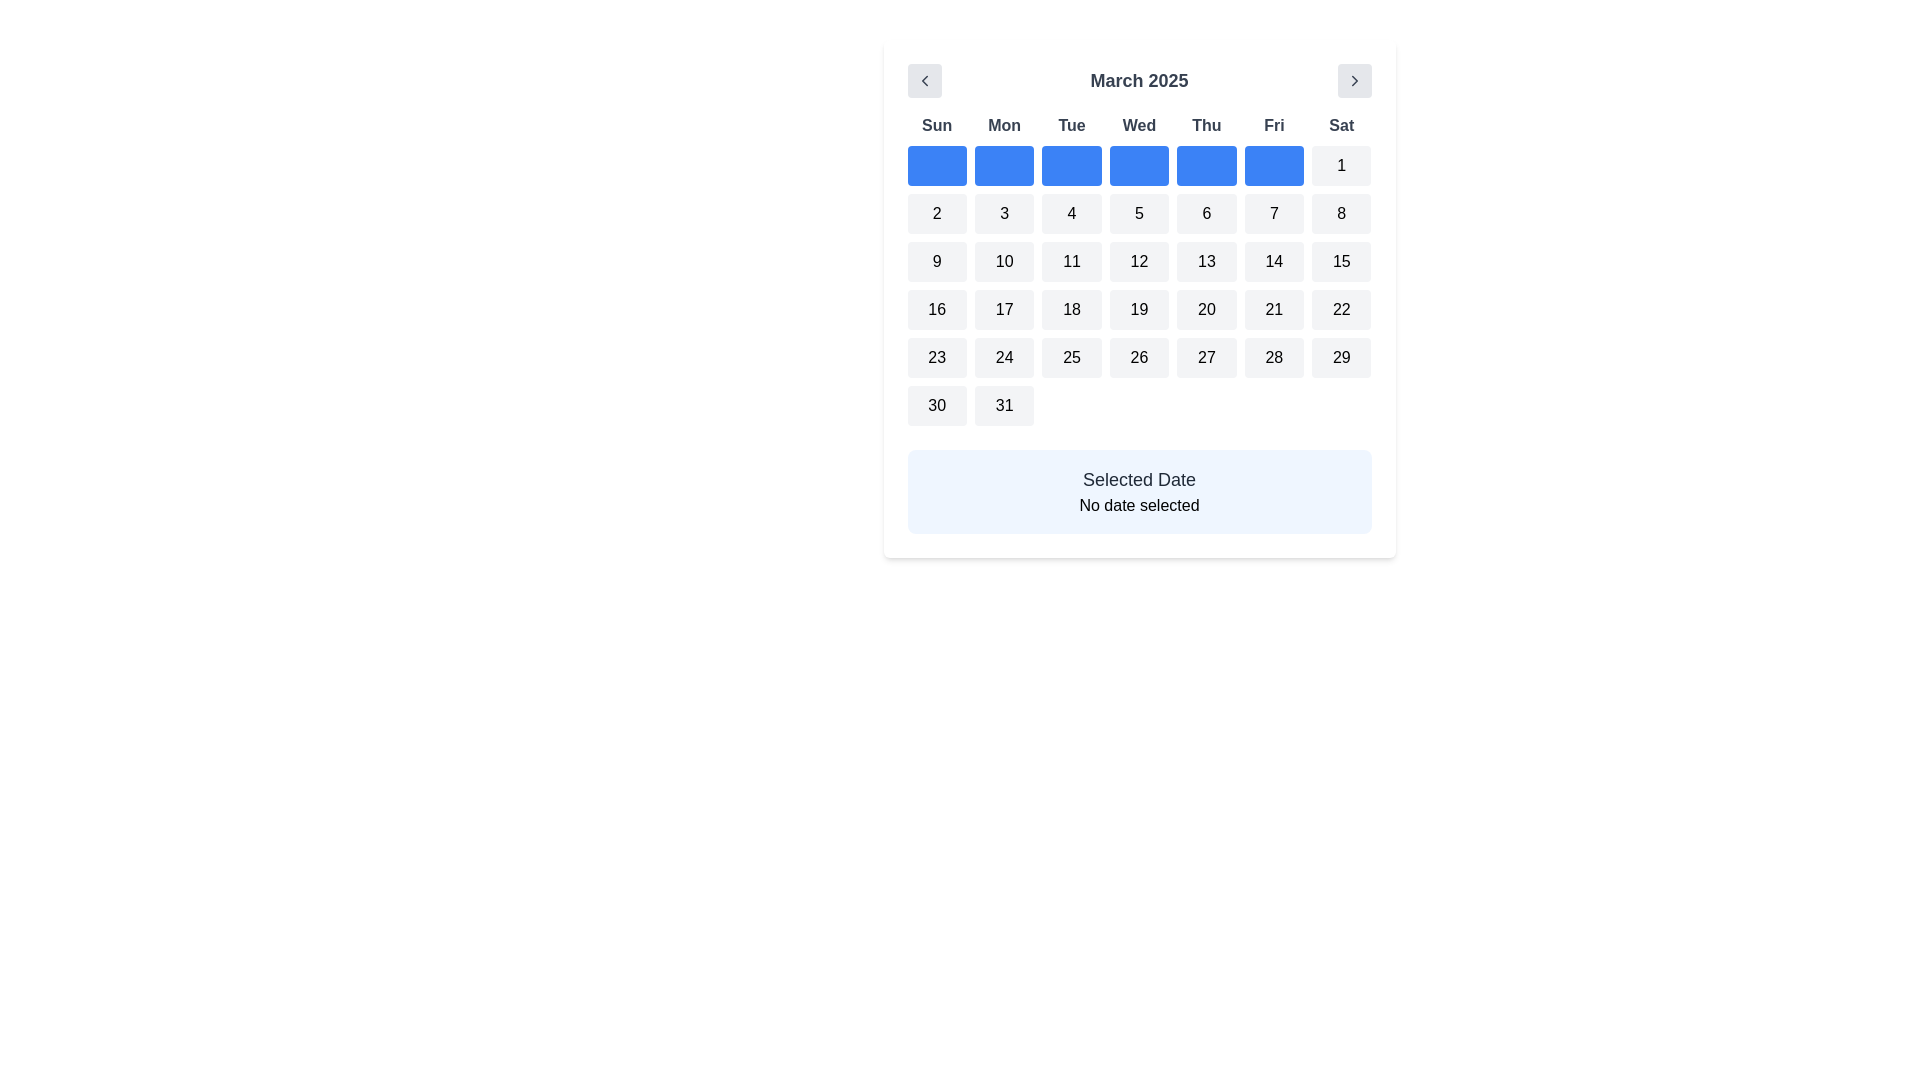 The image size is (1920, 1080). What do you see at coordinates (1071, 213) in the screenshot?
I see `the button labeled '4' with a gray background and rounded corners in the third column of the second row of the calendar grid` at bounding box center [1071, 213].